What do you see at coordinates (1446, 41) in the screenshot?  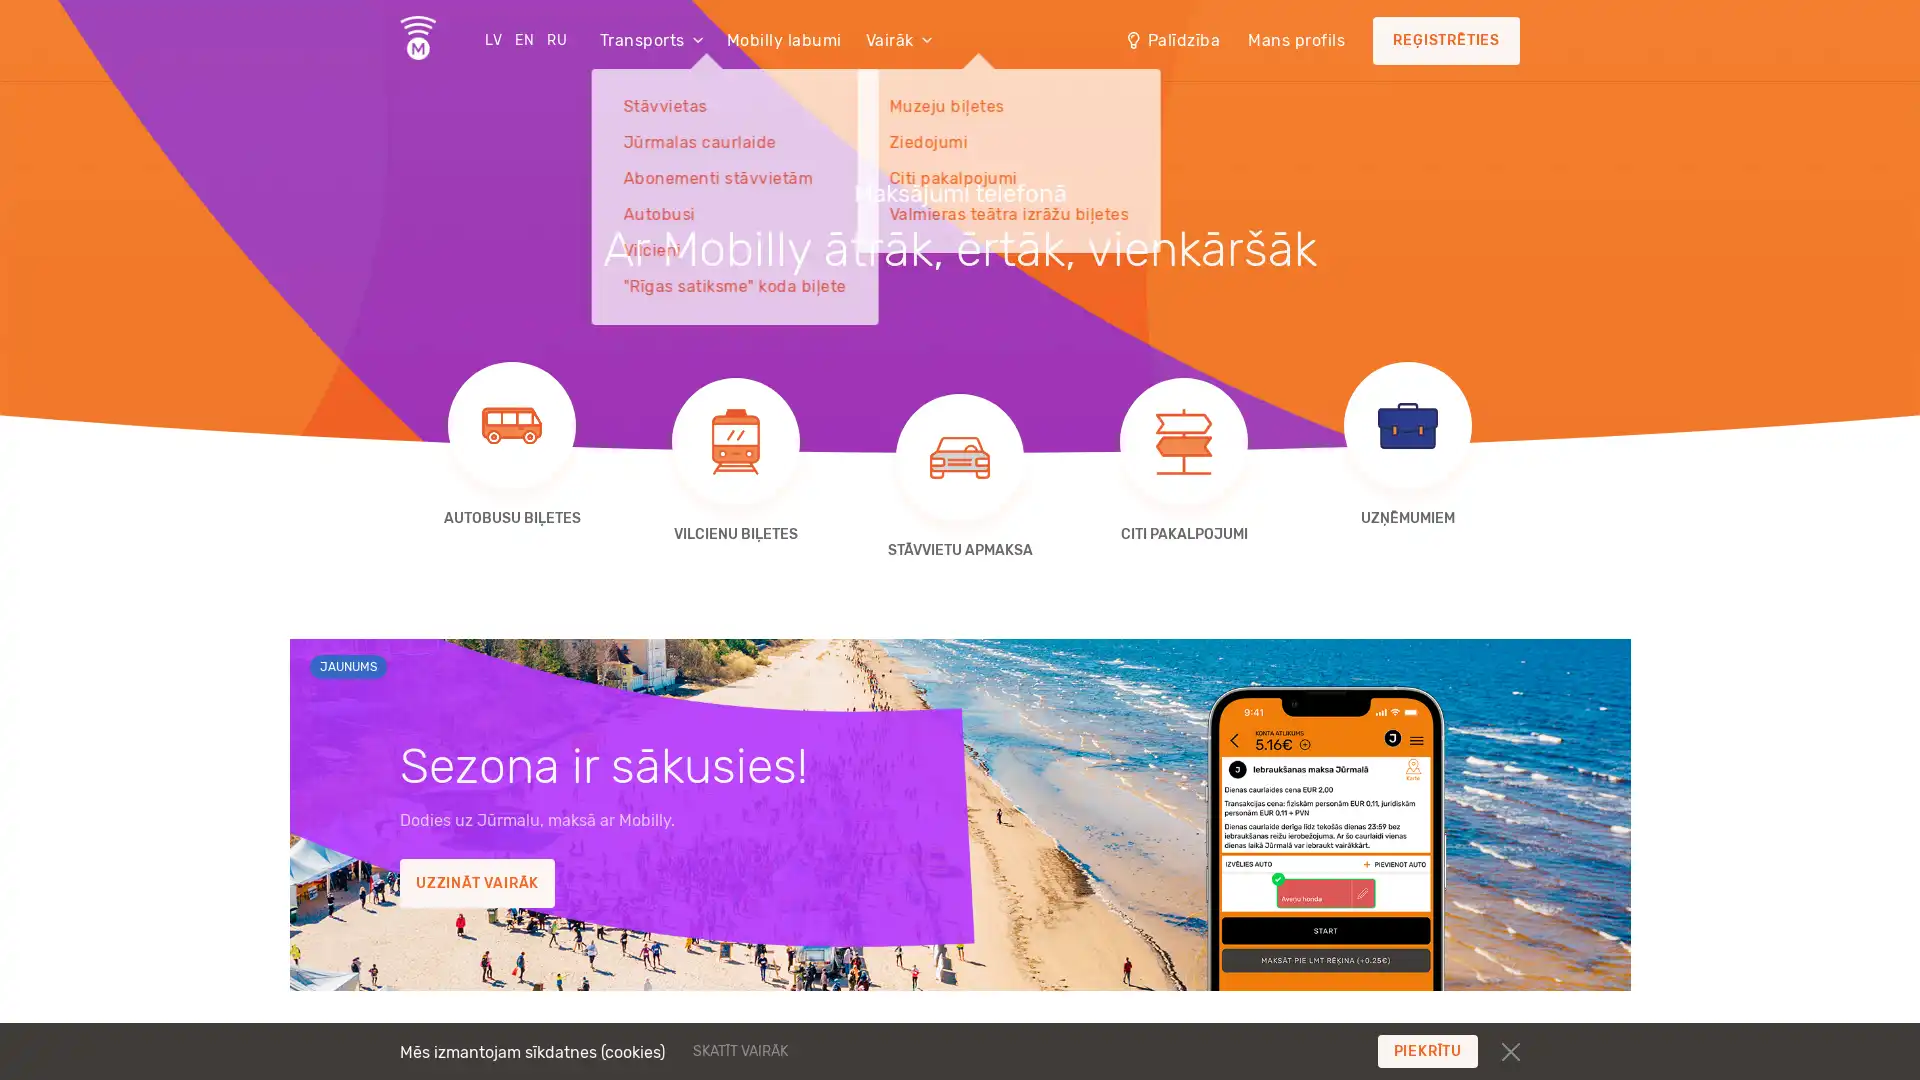 I see `REGISTRETIES` at bounding box center [1446, 41].